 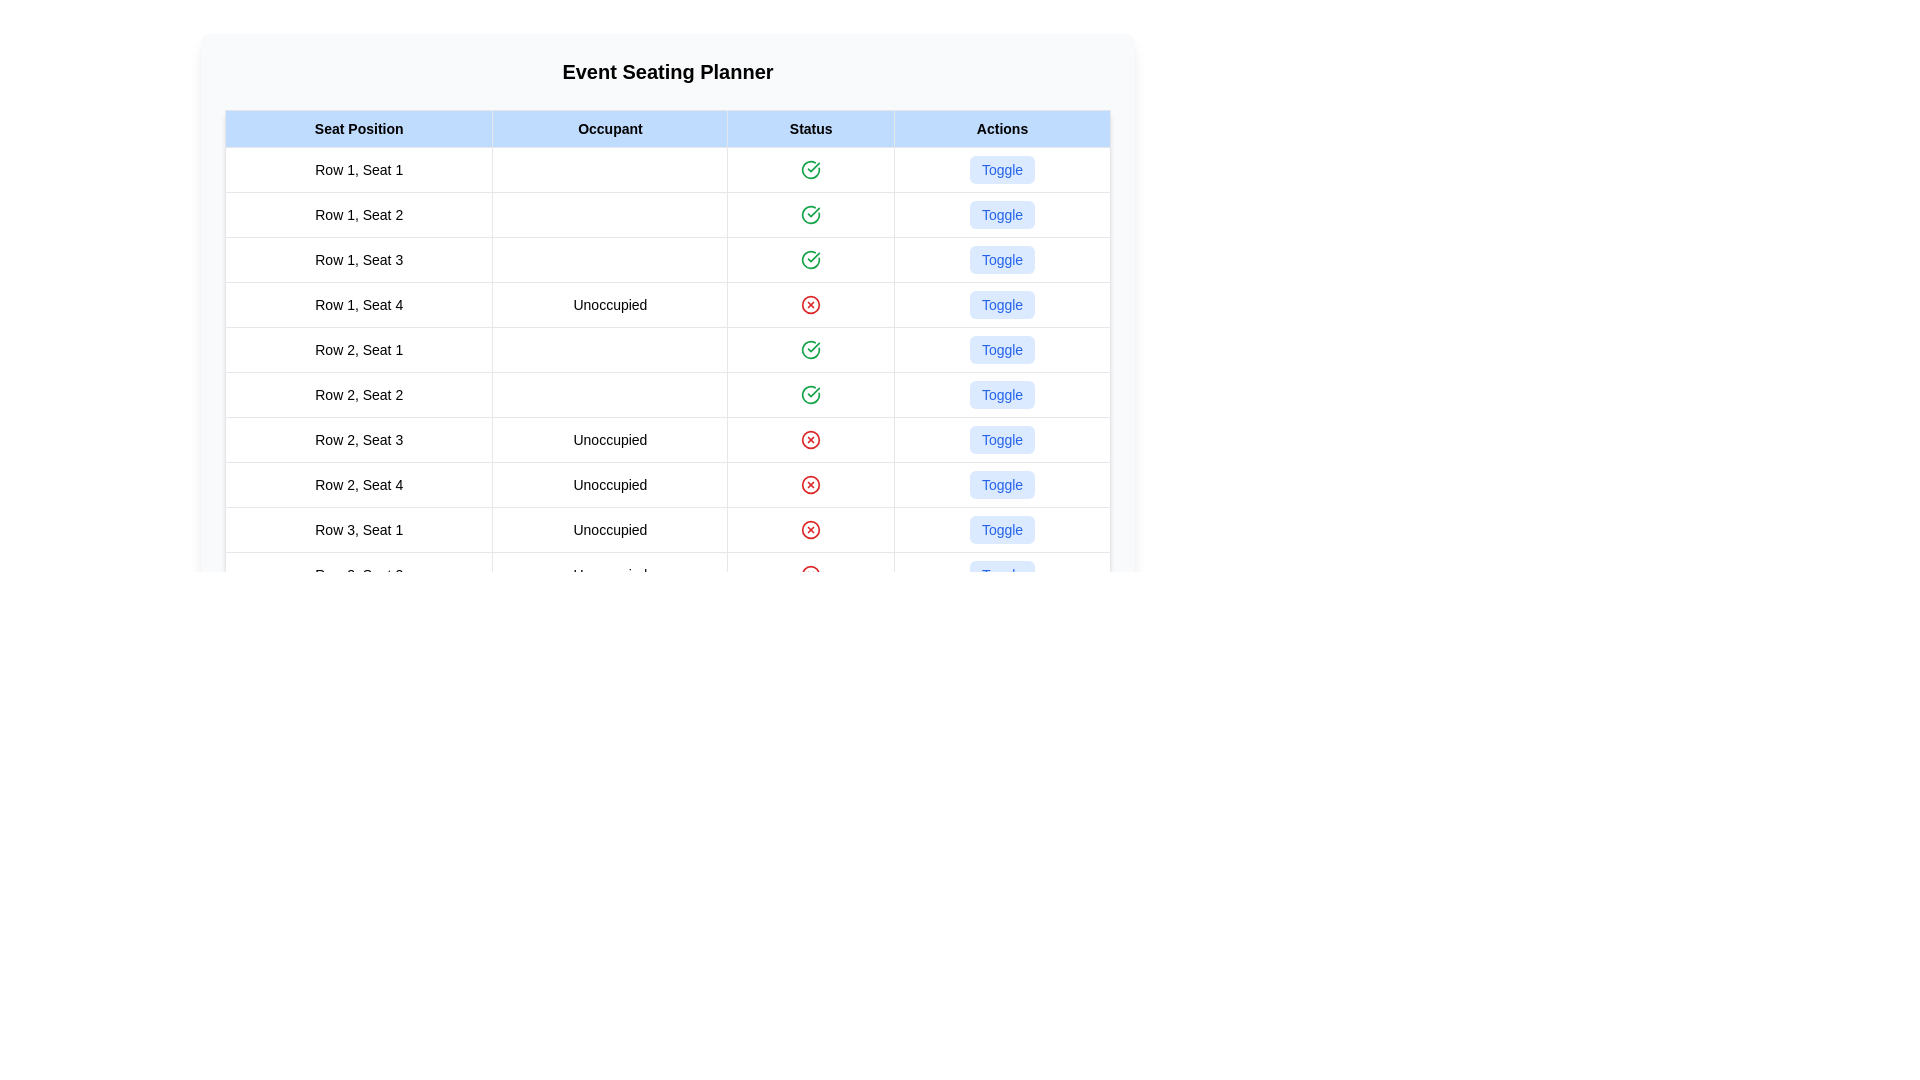 What do you see at coordinates (811, 215) in the screenshot?
I see `the status icon in the 'Status' column of the second row in the 'Event Seating Planner' table, which indicates a confirmed or active status` at bounding box center [811, 215].